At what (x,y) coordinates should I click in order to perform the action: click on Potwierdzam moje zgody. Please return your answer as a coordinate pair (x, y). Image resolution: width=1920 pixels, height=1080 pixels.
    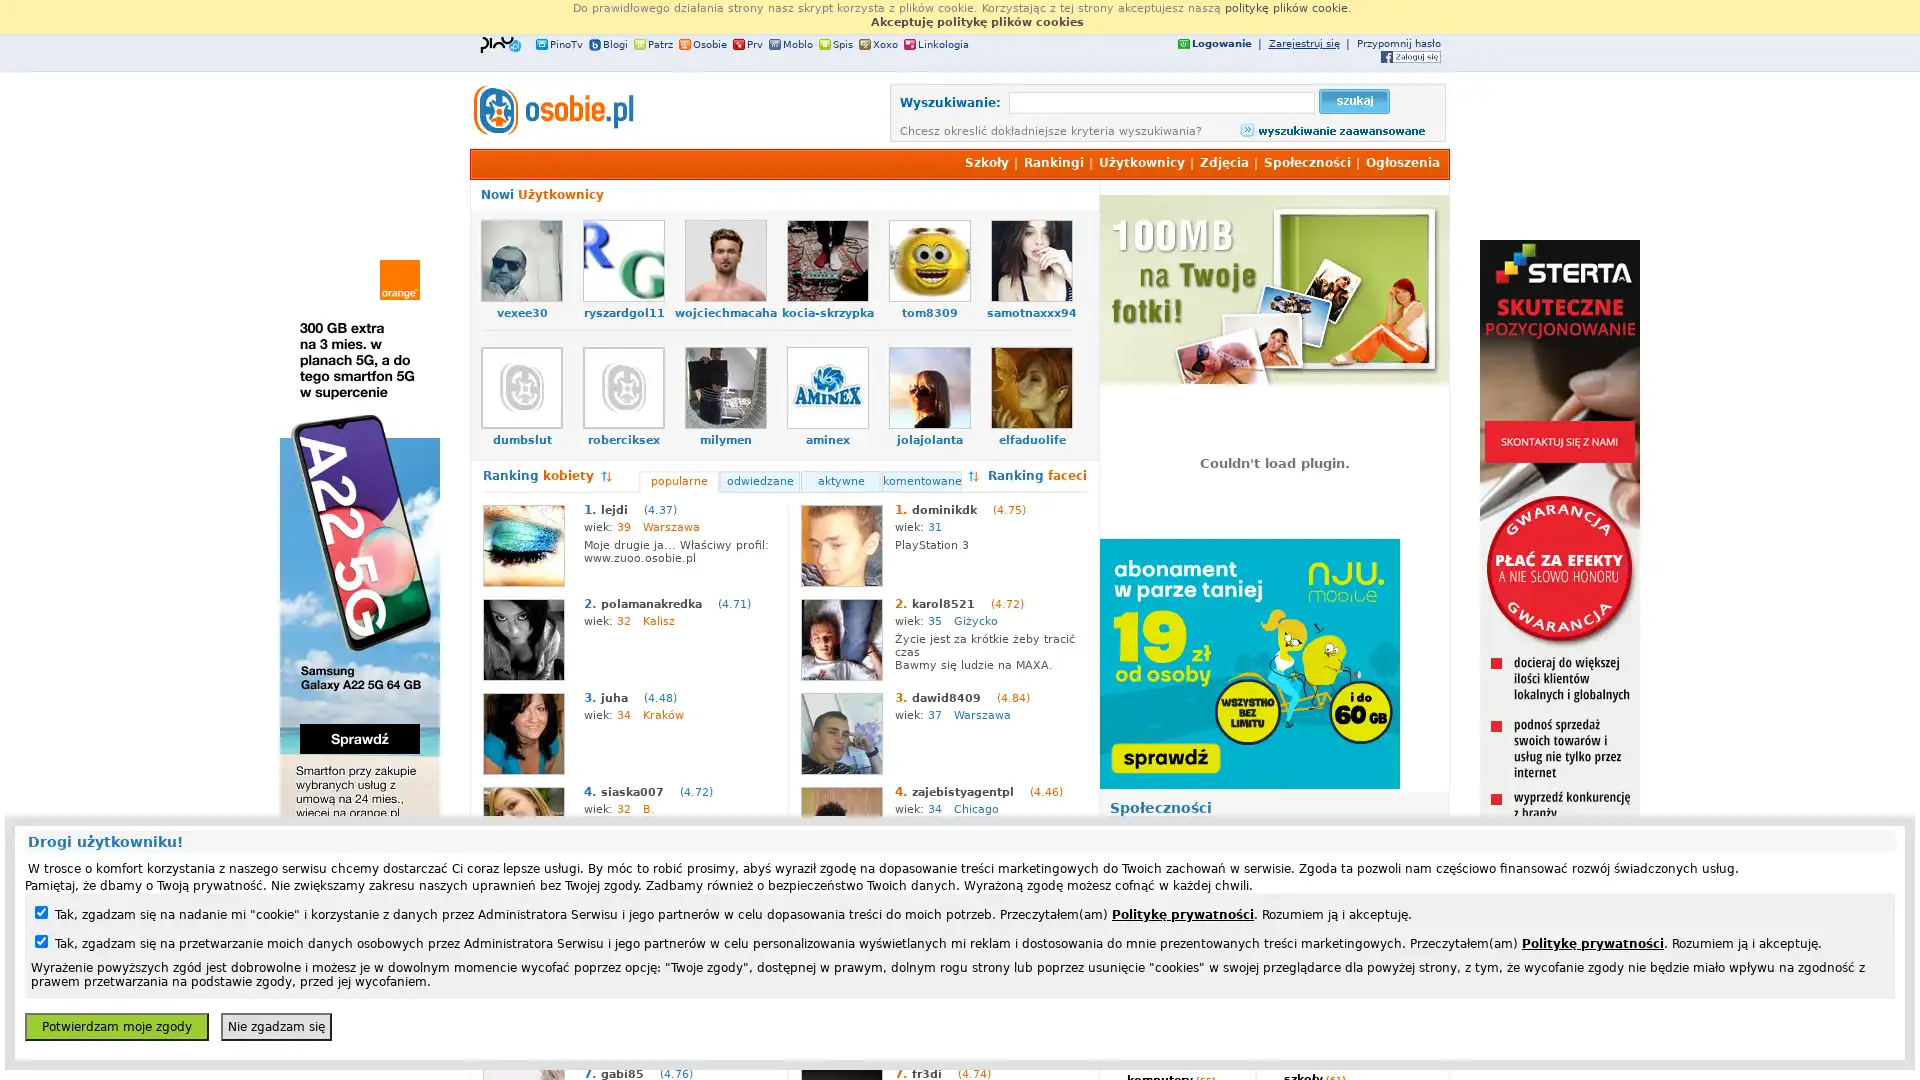
    Looking at the image, I should click on (115, 1026).